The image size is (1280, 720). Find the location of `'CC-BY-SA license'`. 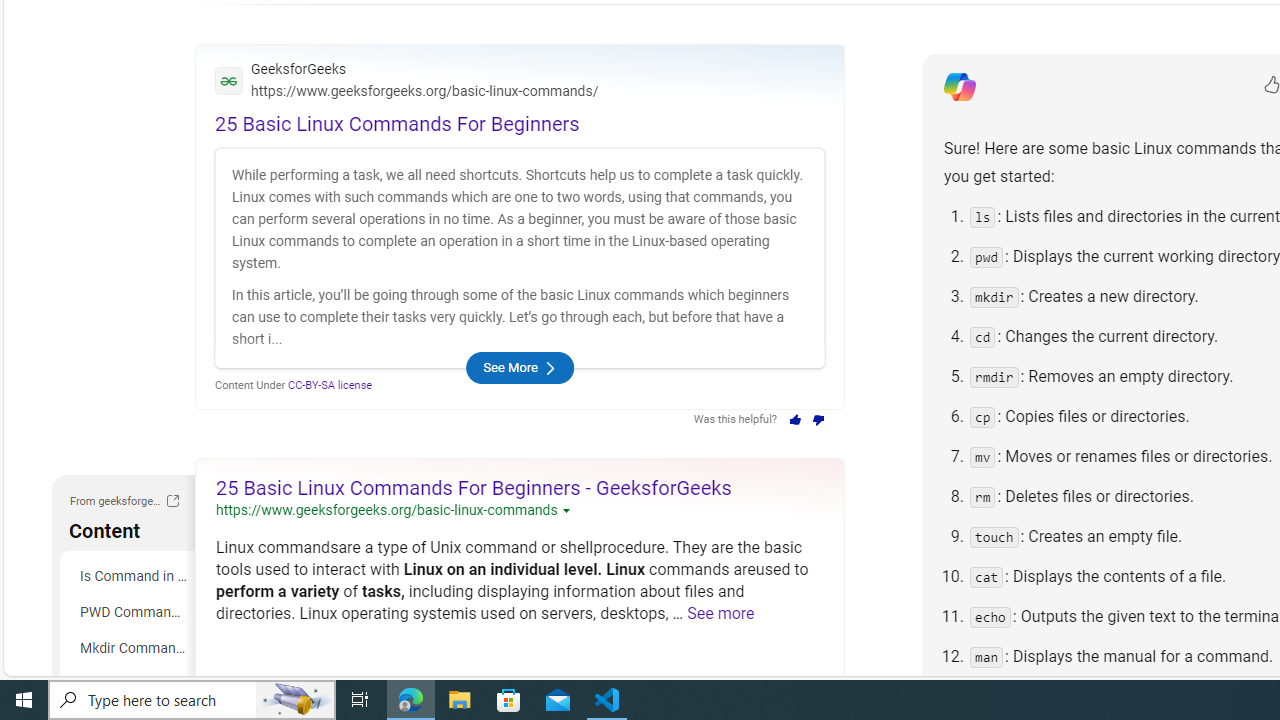

'CC-BY-SA license' is located at coordinates (330, 385).